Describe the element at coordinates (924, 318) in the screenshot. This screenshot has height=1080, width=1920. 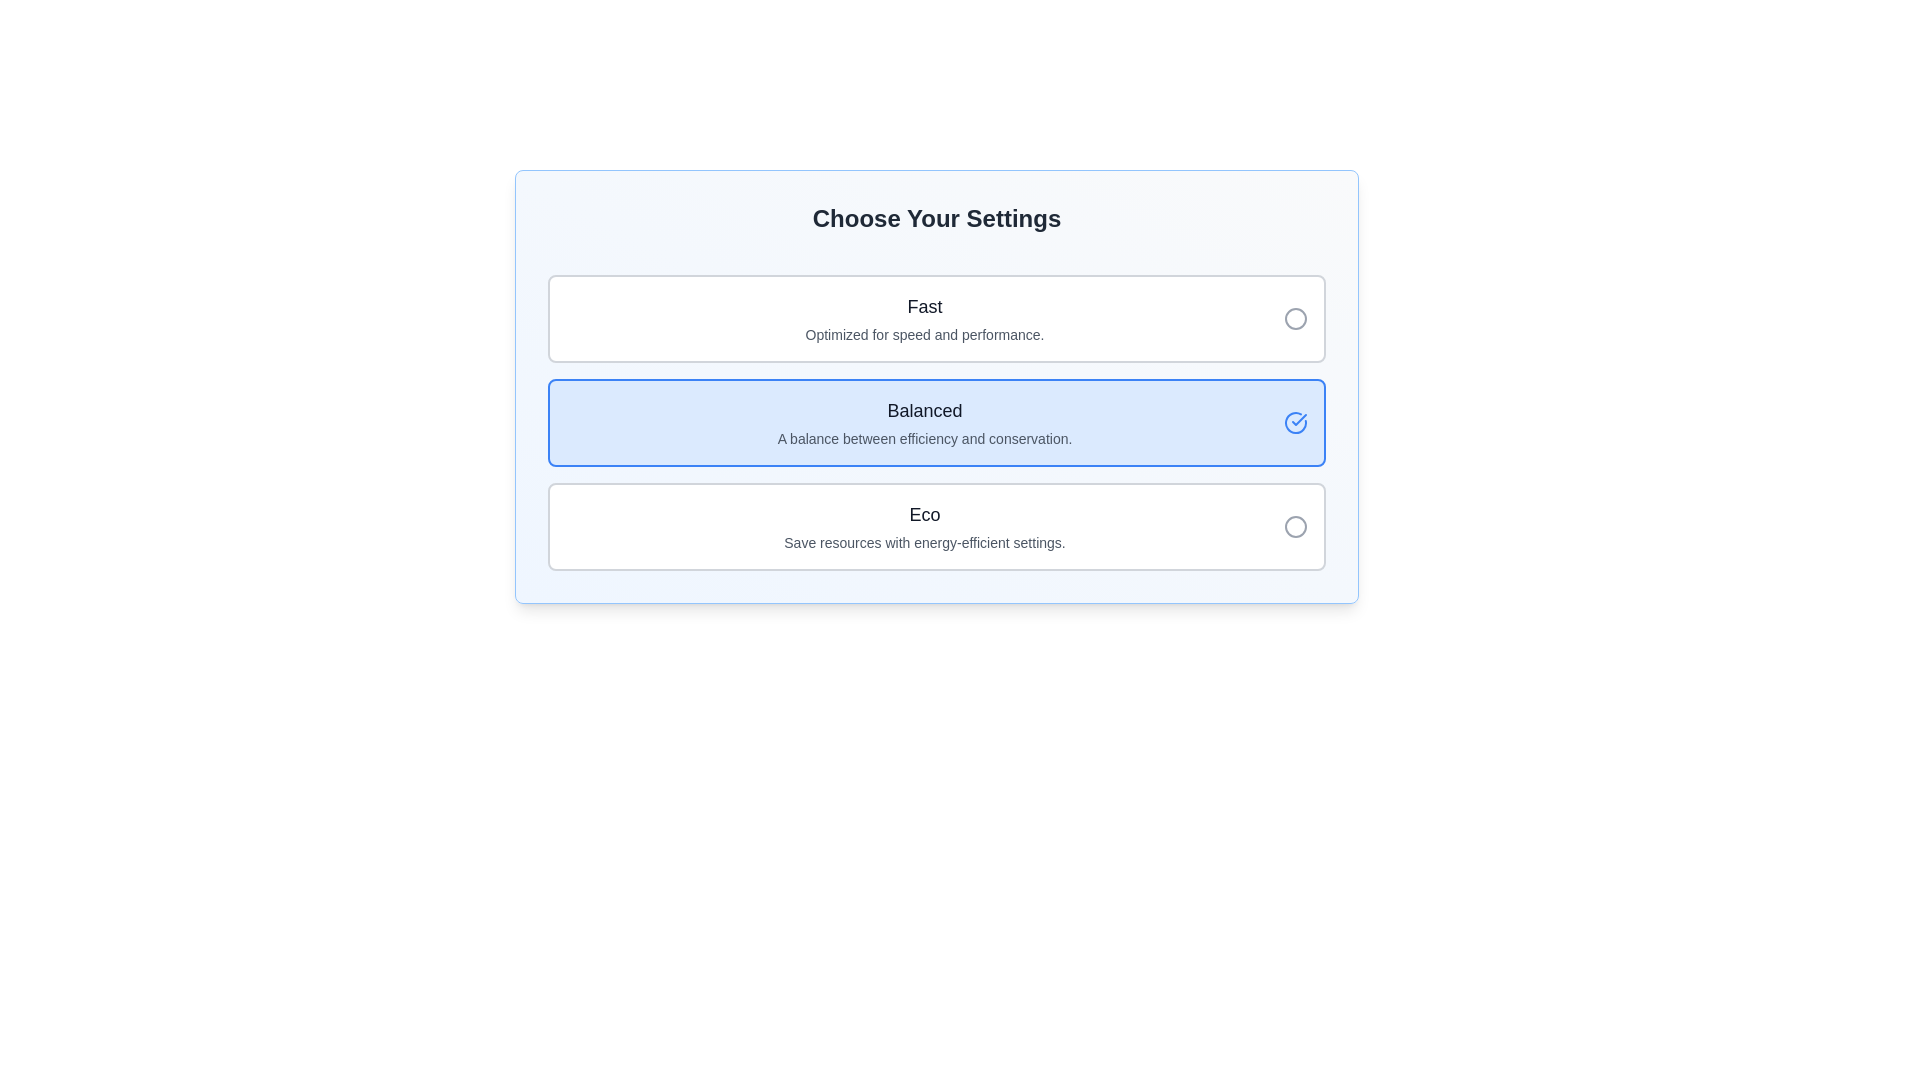
I see `the 'Fast' configuration selectable list item located at the top of the settings options` at that location.